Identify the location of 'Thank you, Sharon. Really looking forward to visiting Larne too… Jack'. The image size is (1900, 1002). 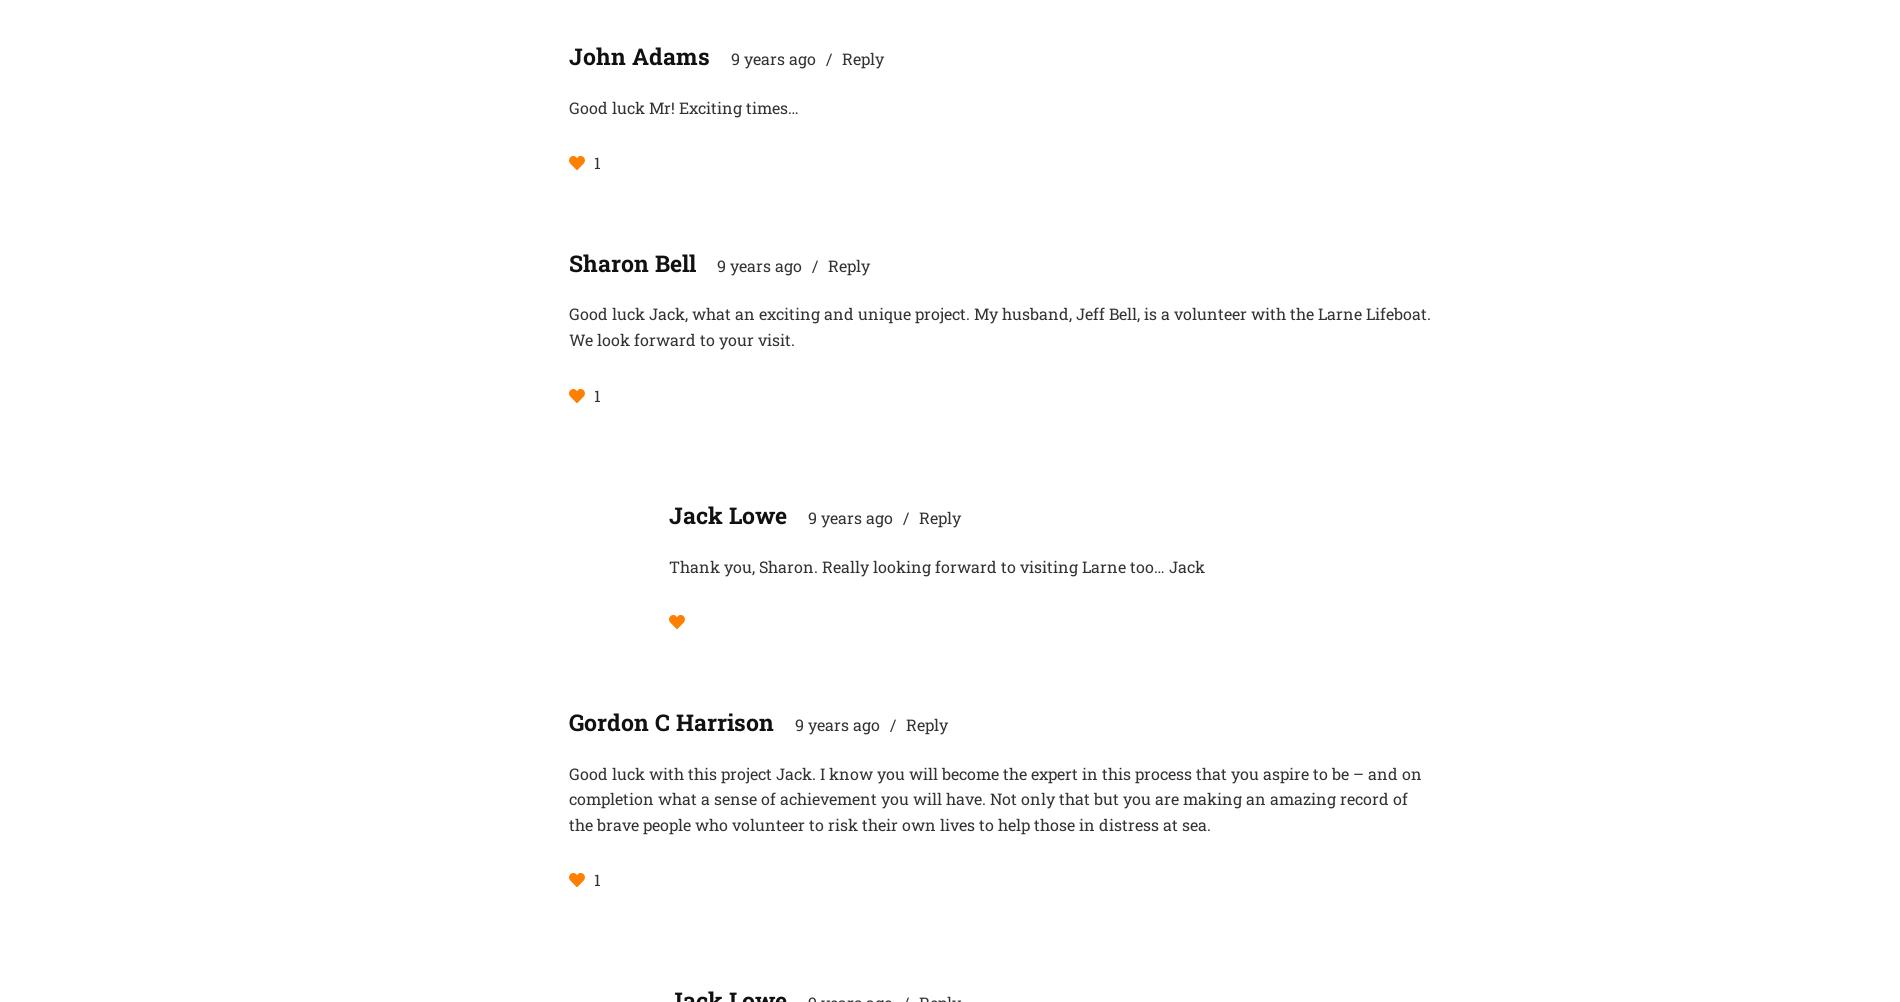
(936, 565).